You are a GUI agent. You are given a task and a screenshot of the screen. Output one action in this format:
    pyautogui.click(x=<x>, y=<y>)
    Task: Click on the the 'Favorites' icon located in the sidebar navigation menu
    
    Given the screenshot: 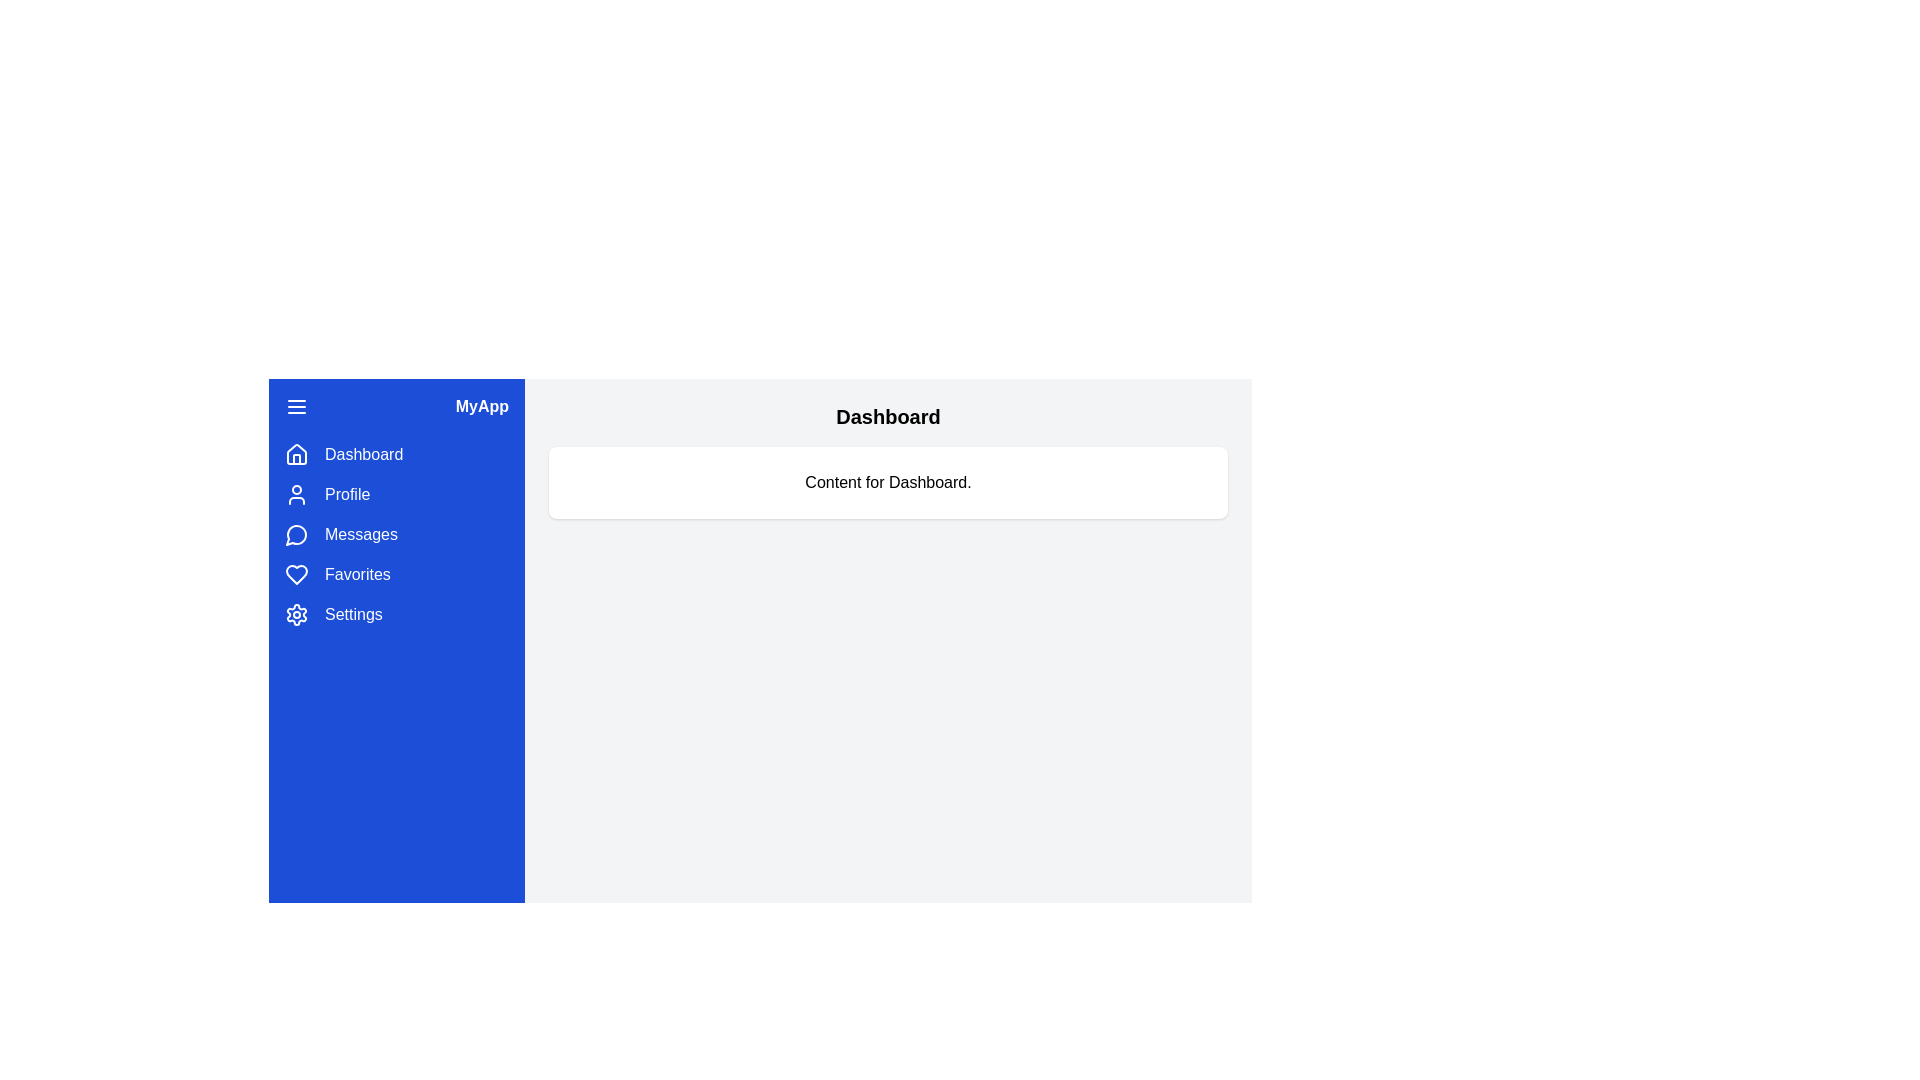 What is the action you would take?
    pyautogui.click(x=296, y=574)
    